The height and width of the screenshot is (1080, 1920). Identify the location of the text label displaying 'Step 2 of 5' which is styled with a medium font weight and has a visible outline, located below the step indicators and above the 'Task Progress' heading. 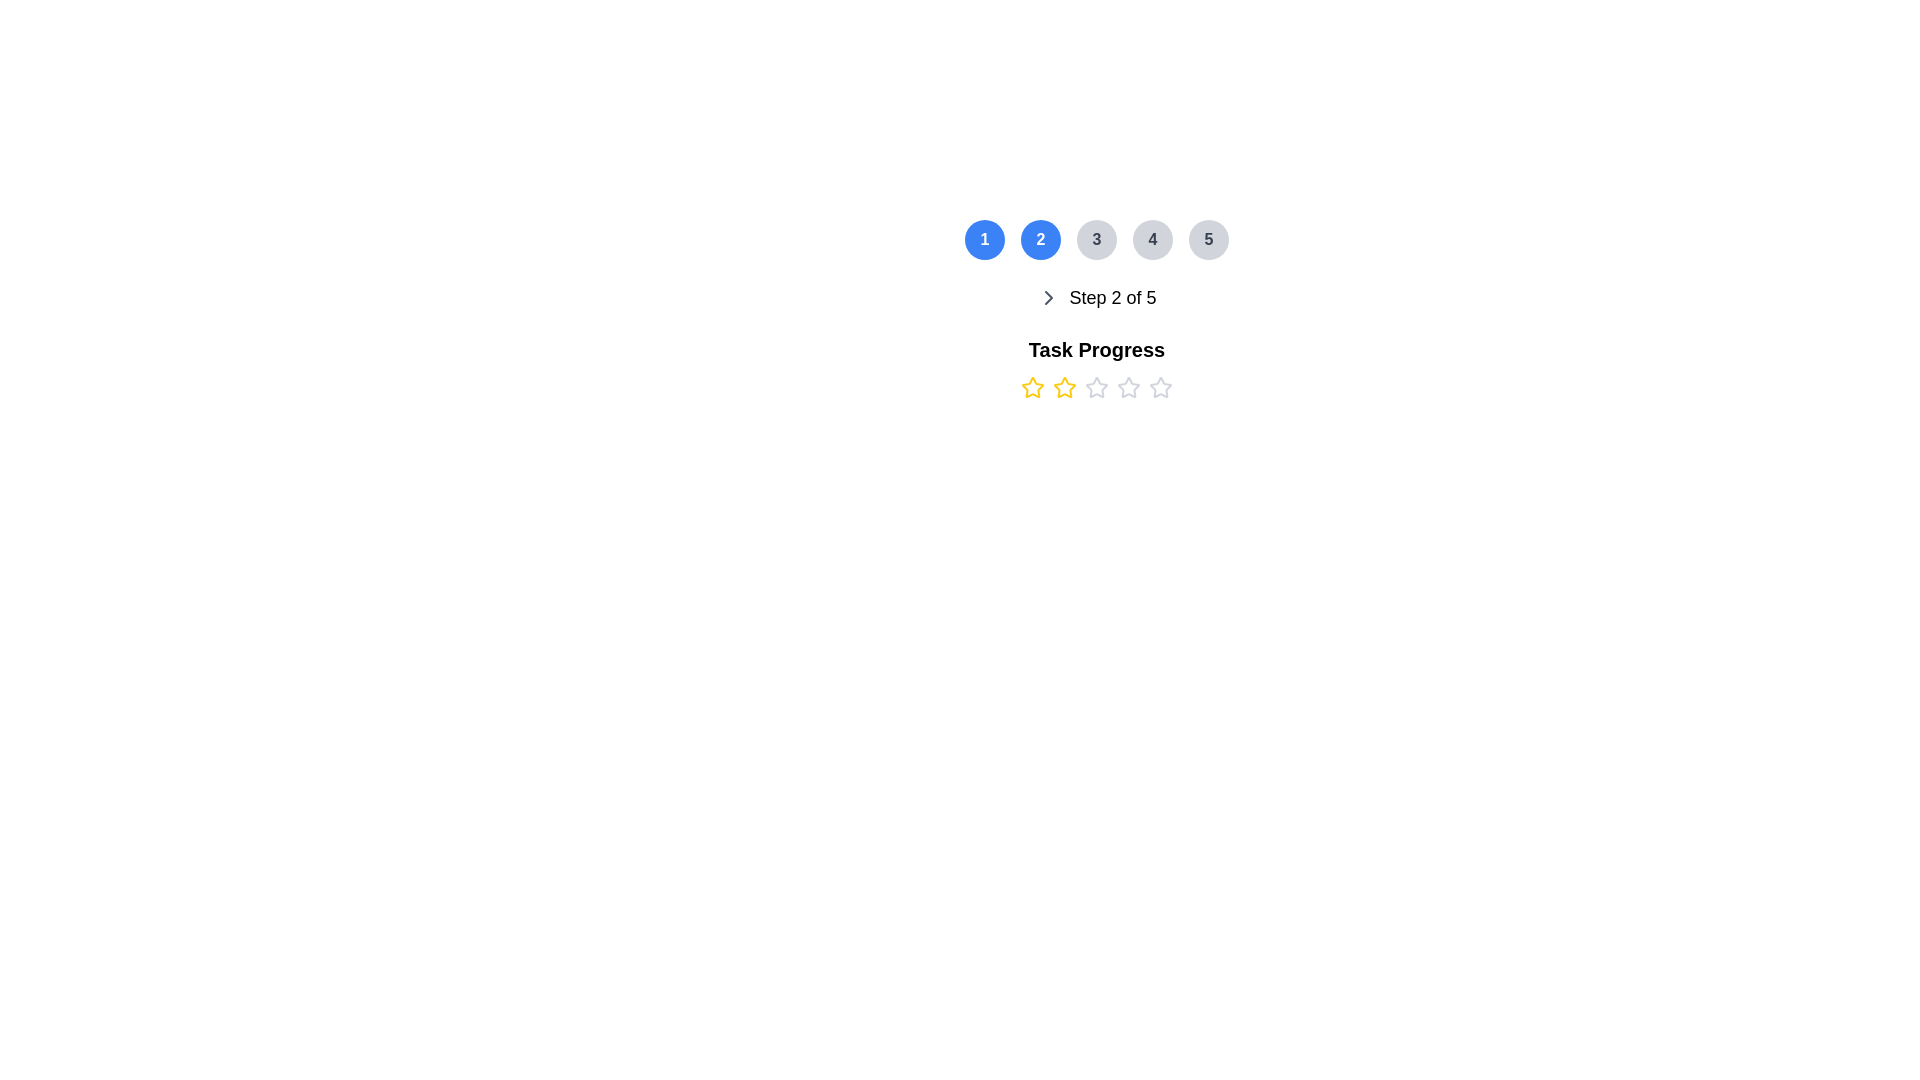
(1095, 297).